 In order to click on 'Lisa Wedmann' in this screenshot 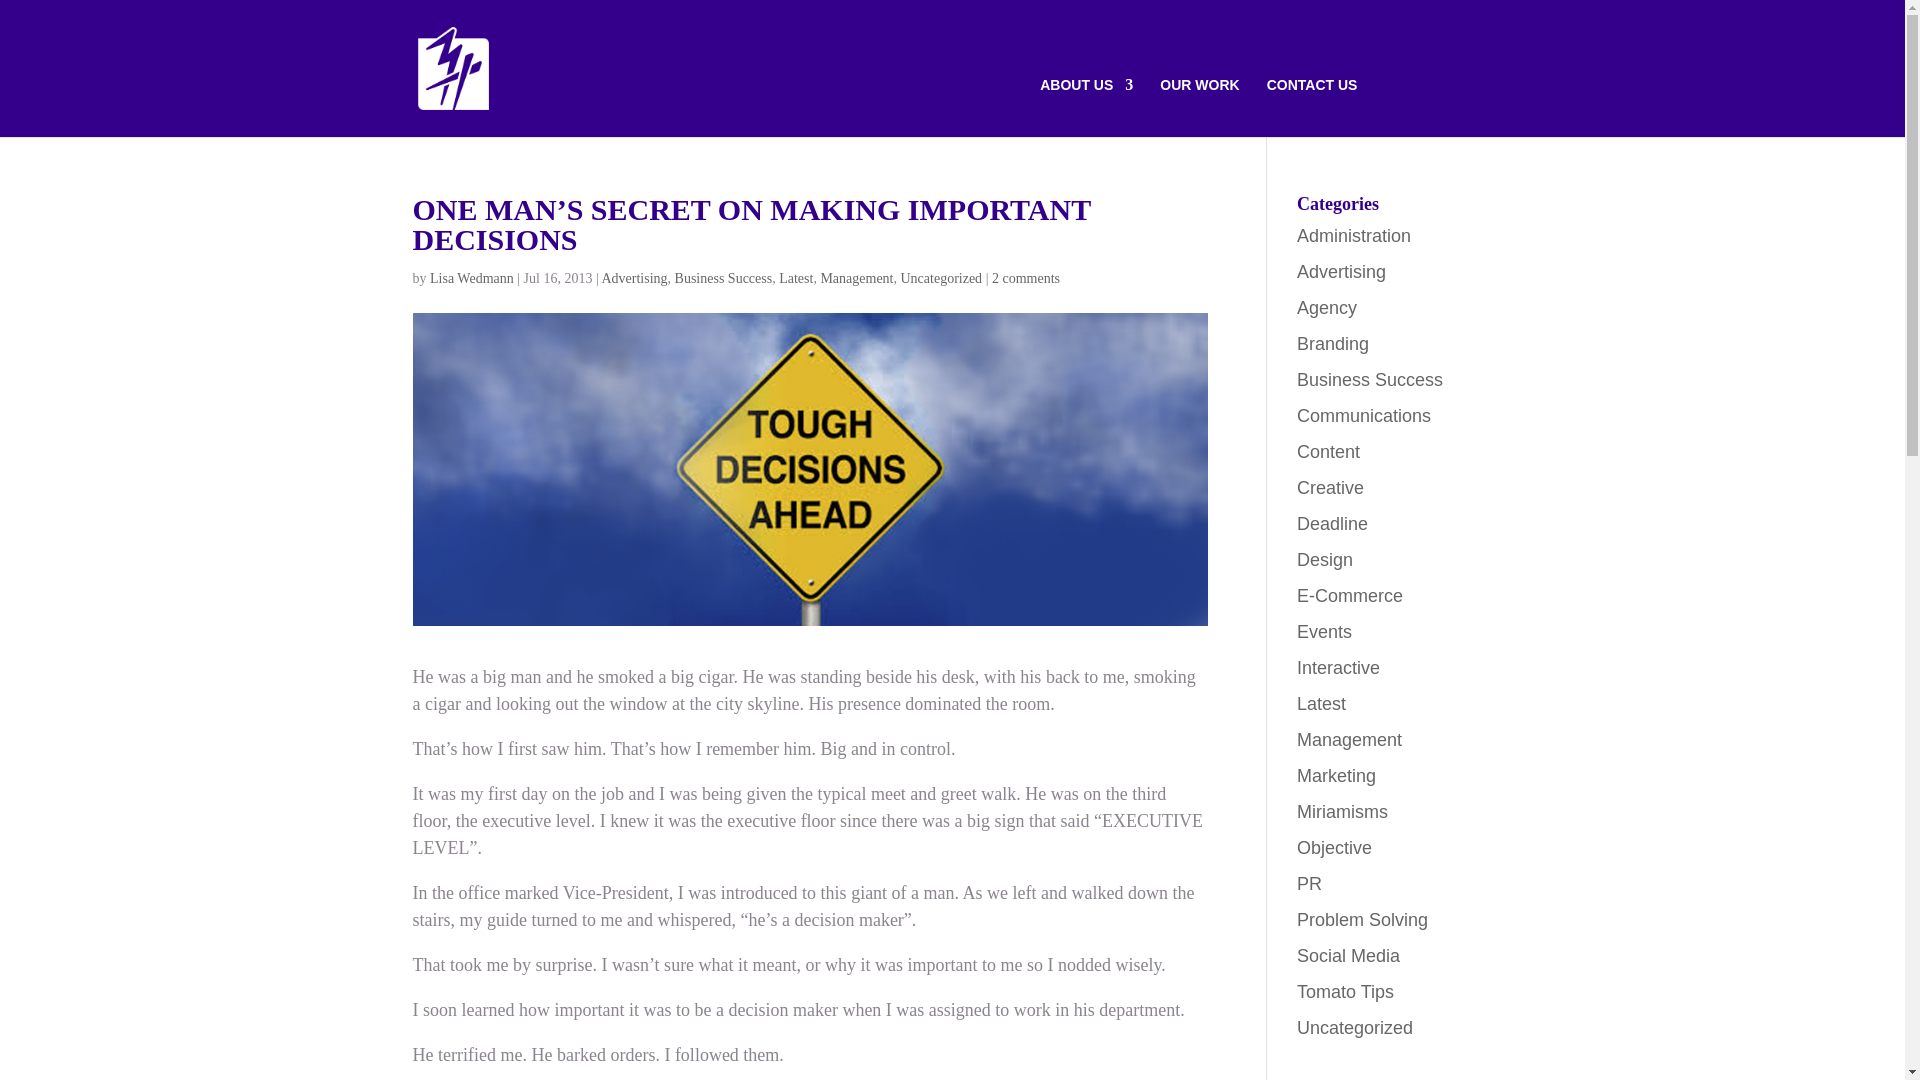, I will do `click(470, 278)`.